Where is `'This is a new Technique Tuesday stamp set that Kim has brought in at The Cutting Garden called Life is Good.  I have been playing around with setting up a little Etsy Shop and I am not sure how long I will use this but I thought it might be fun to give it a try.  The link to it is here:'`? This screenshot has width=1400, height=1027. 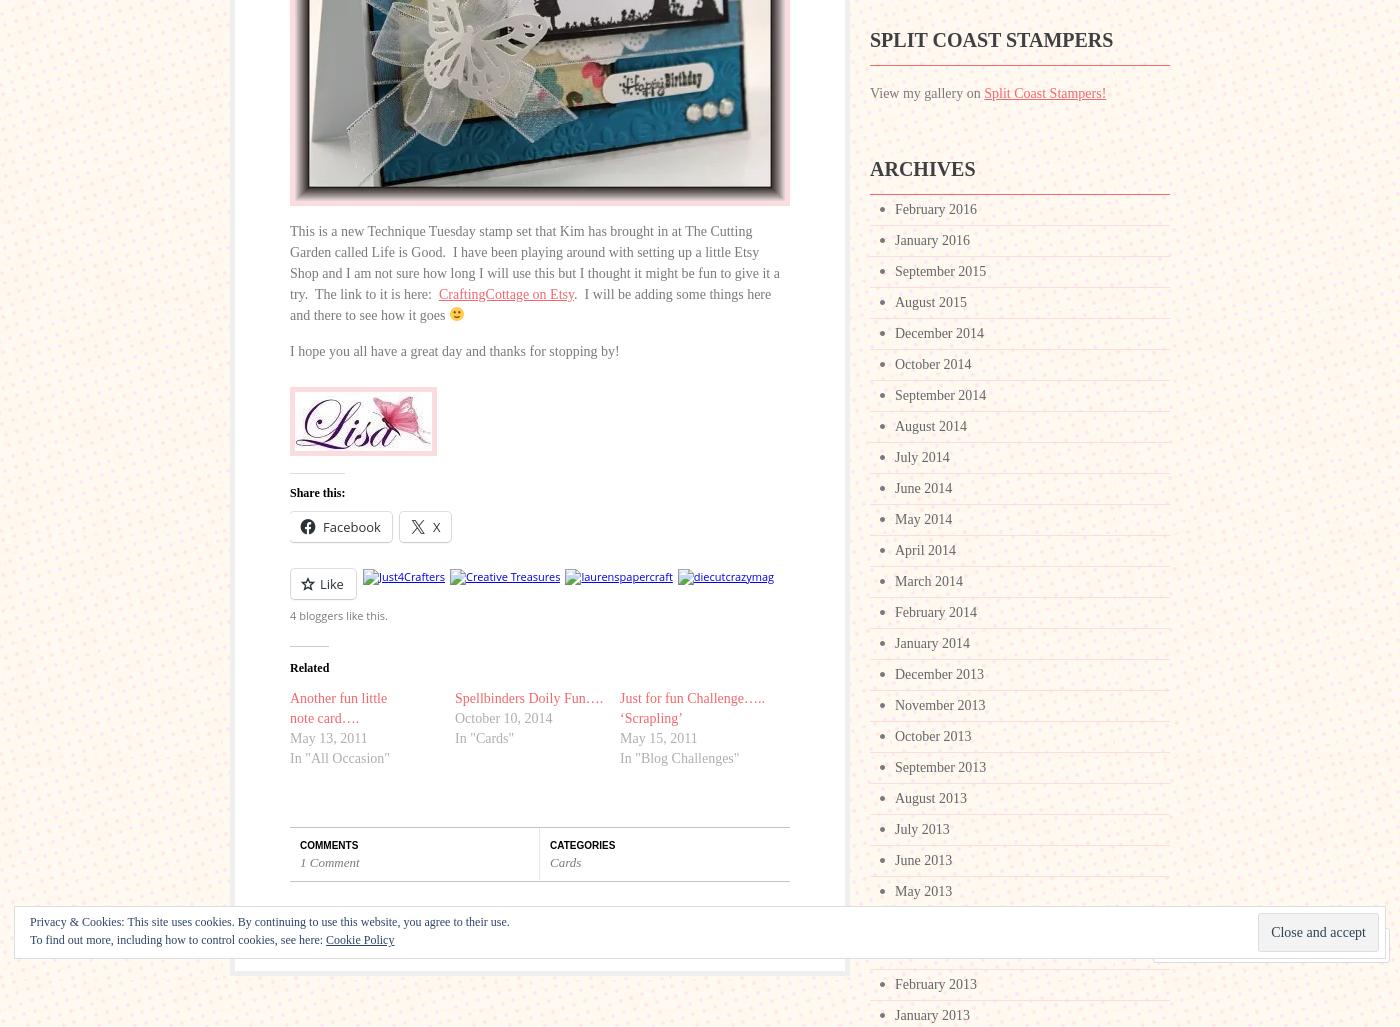 'This is a new Technique Tuesday stamp set that Kim has brought in at The Cutting Garden called Life is Good.  I have been playing around with setting up a little Etsy Shop and I am not sure how long I will use this but I thought it might be fun to give it a try.  The link to it is here:' is located at coordinates (534, 263).